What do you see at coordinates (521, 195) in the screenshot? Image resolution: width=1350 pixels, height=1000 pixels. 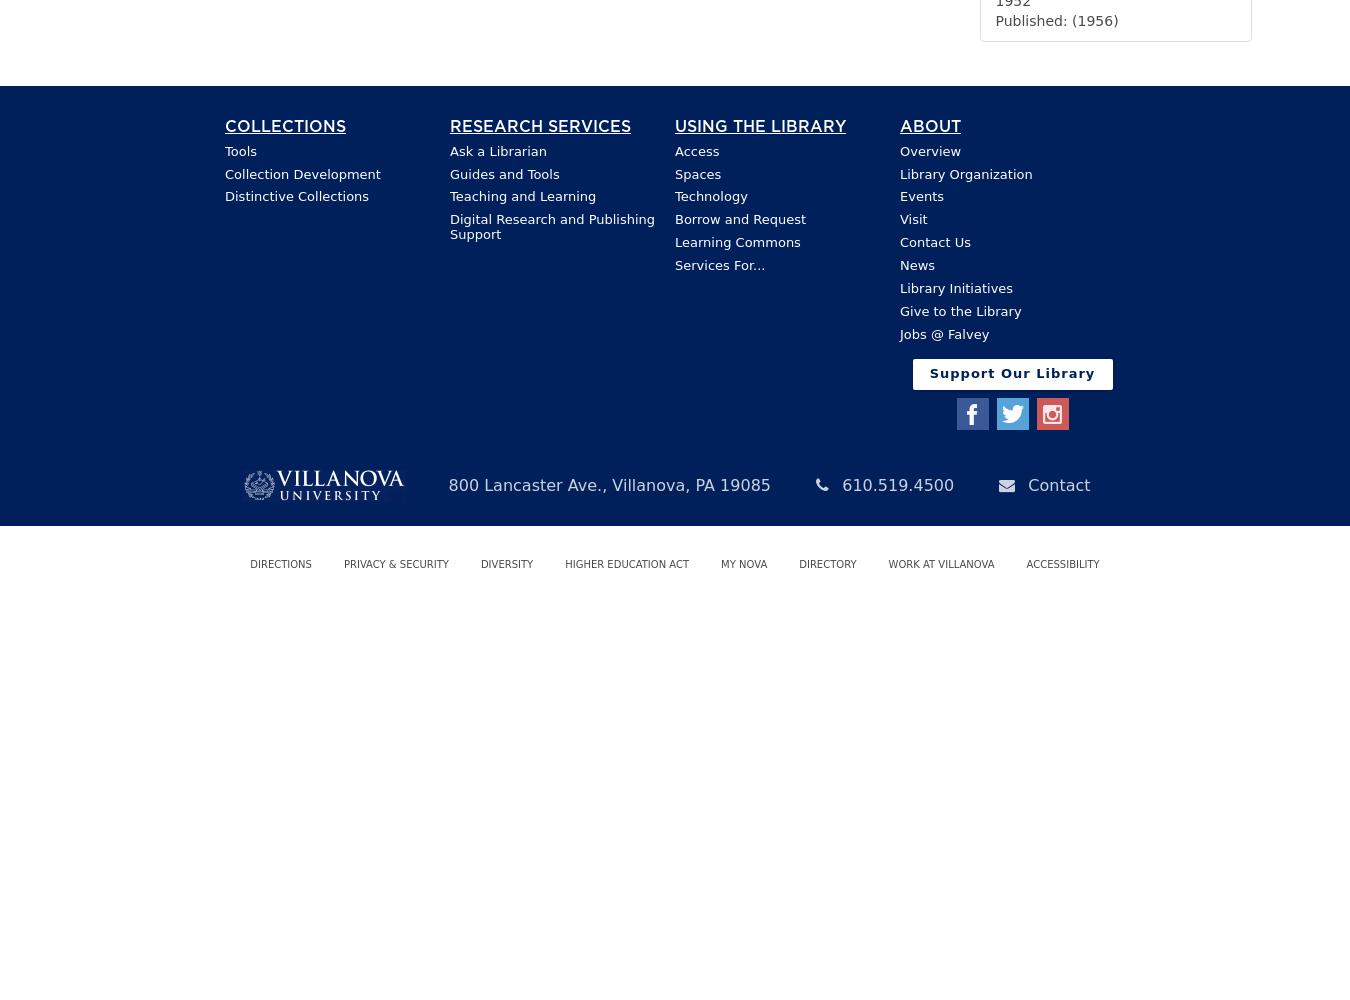 I see `'Teaching and Learning'` at bounding box center [521, 195].